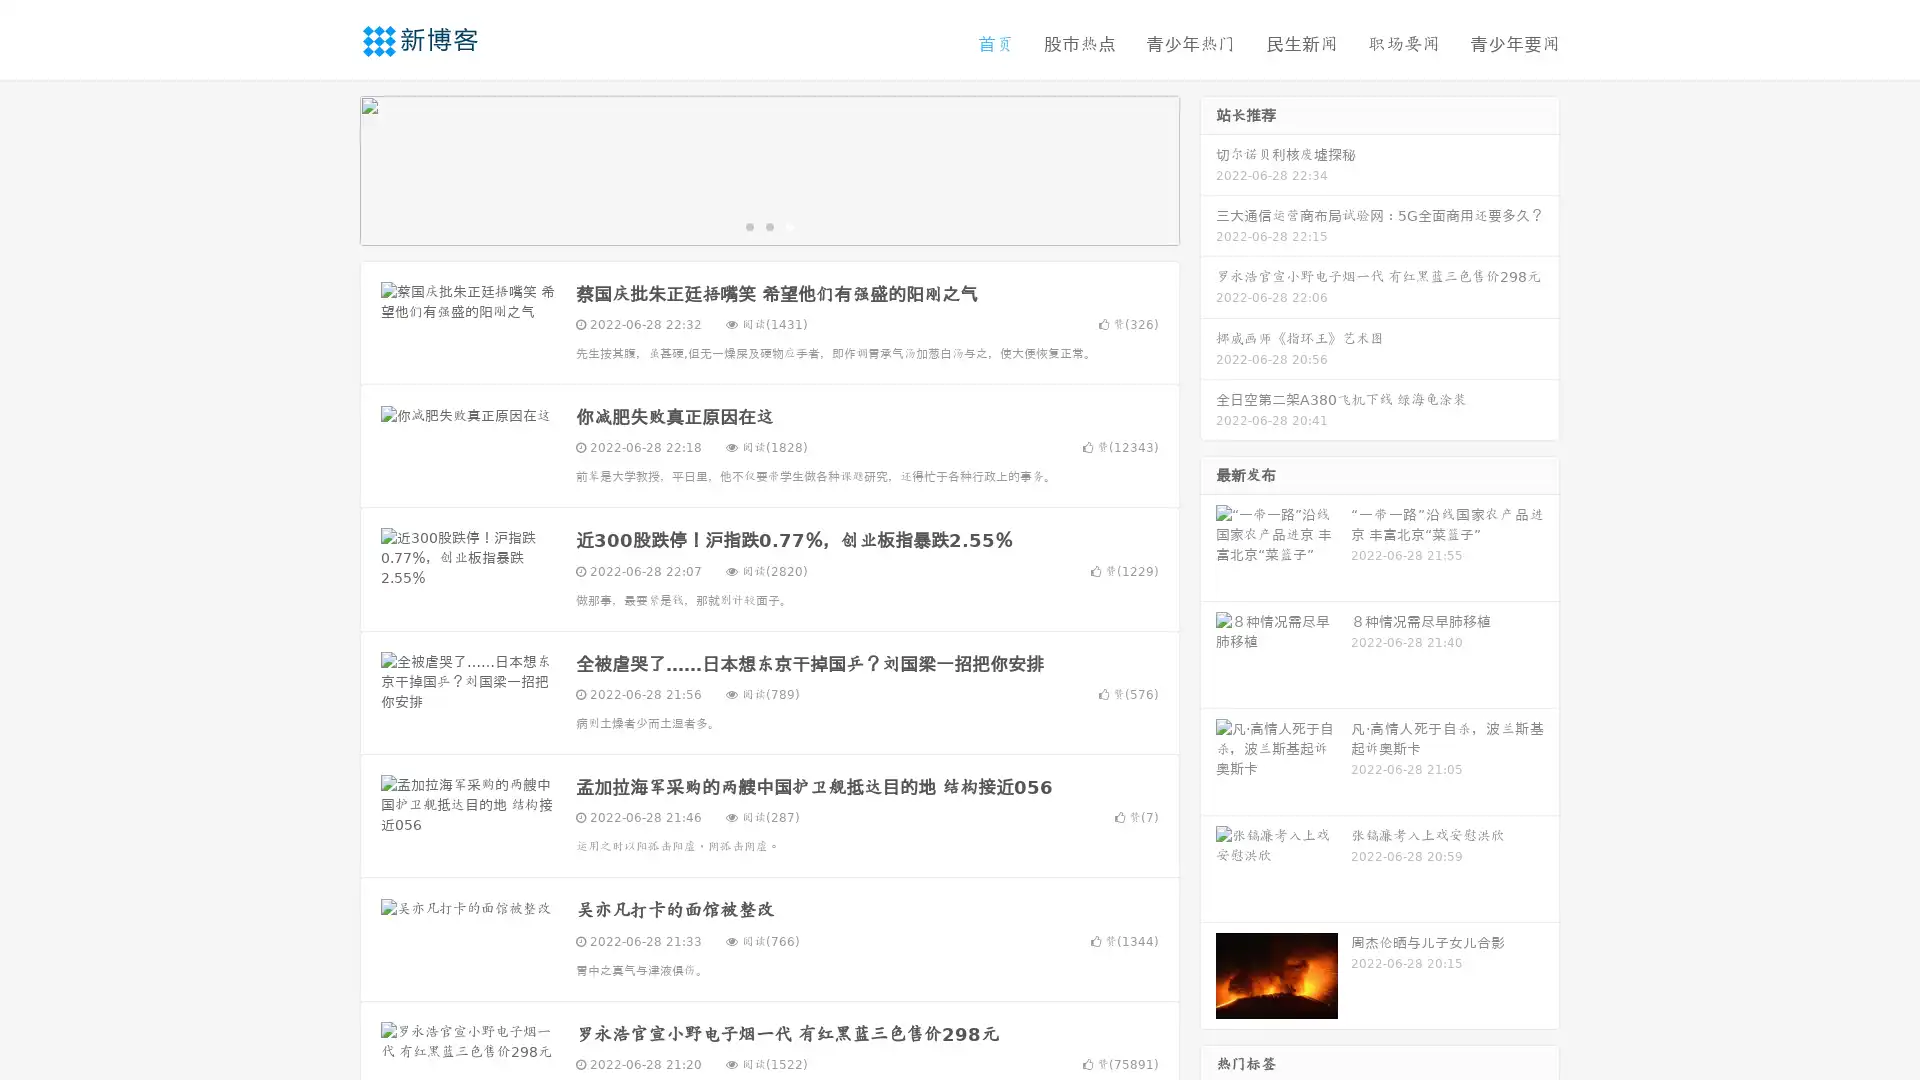  I want to click on Next slide, so click(1208, 168).